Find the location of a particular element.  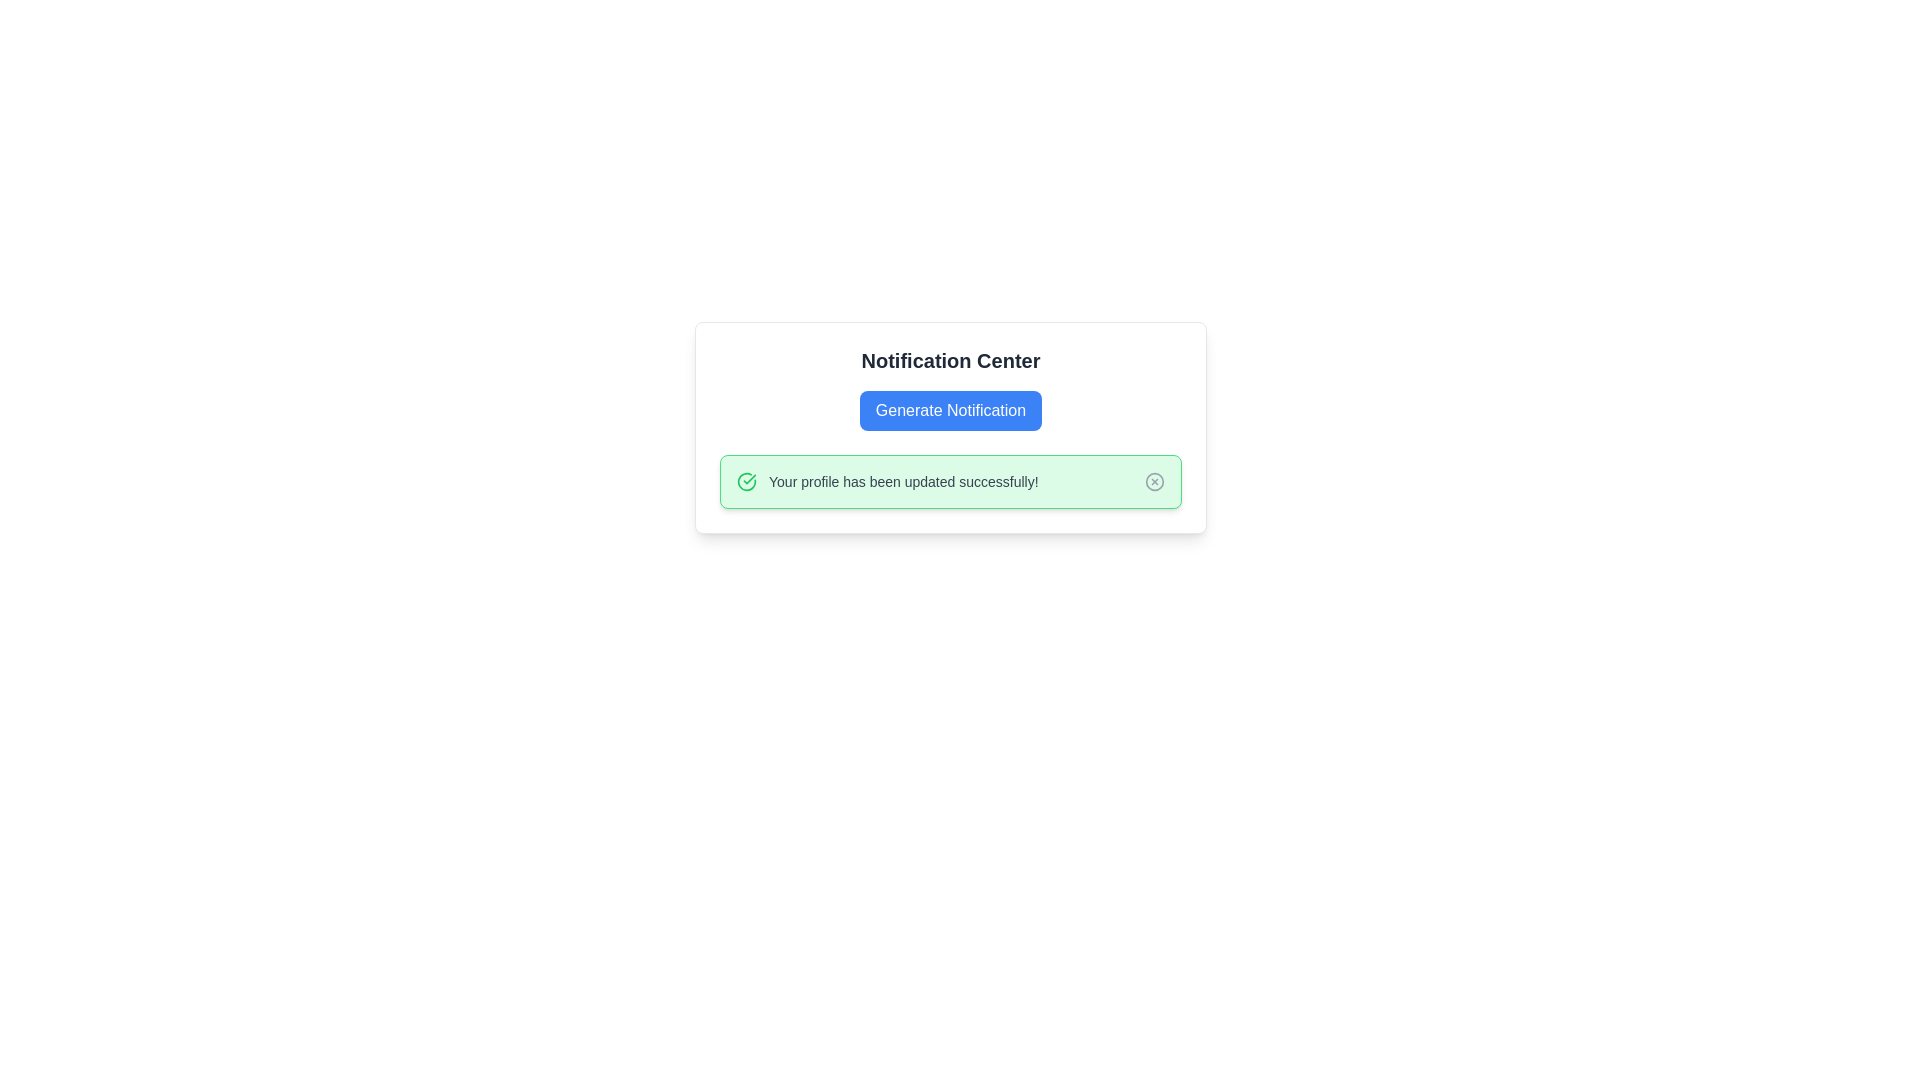

the iconified button located at the top-right corner of the green success notification box is located at coordinates (1155, 482).